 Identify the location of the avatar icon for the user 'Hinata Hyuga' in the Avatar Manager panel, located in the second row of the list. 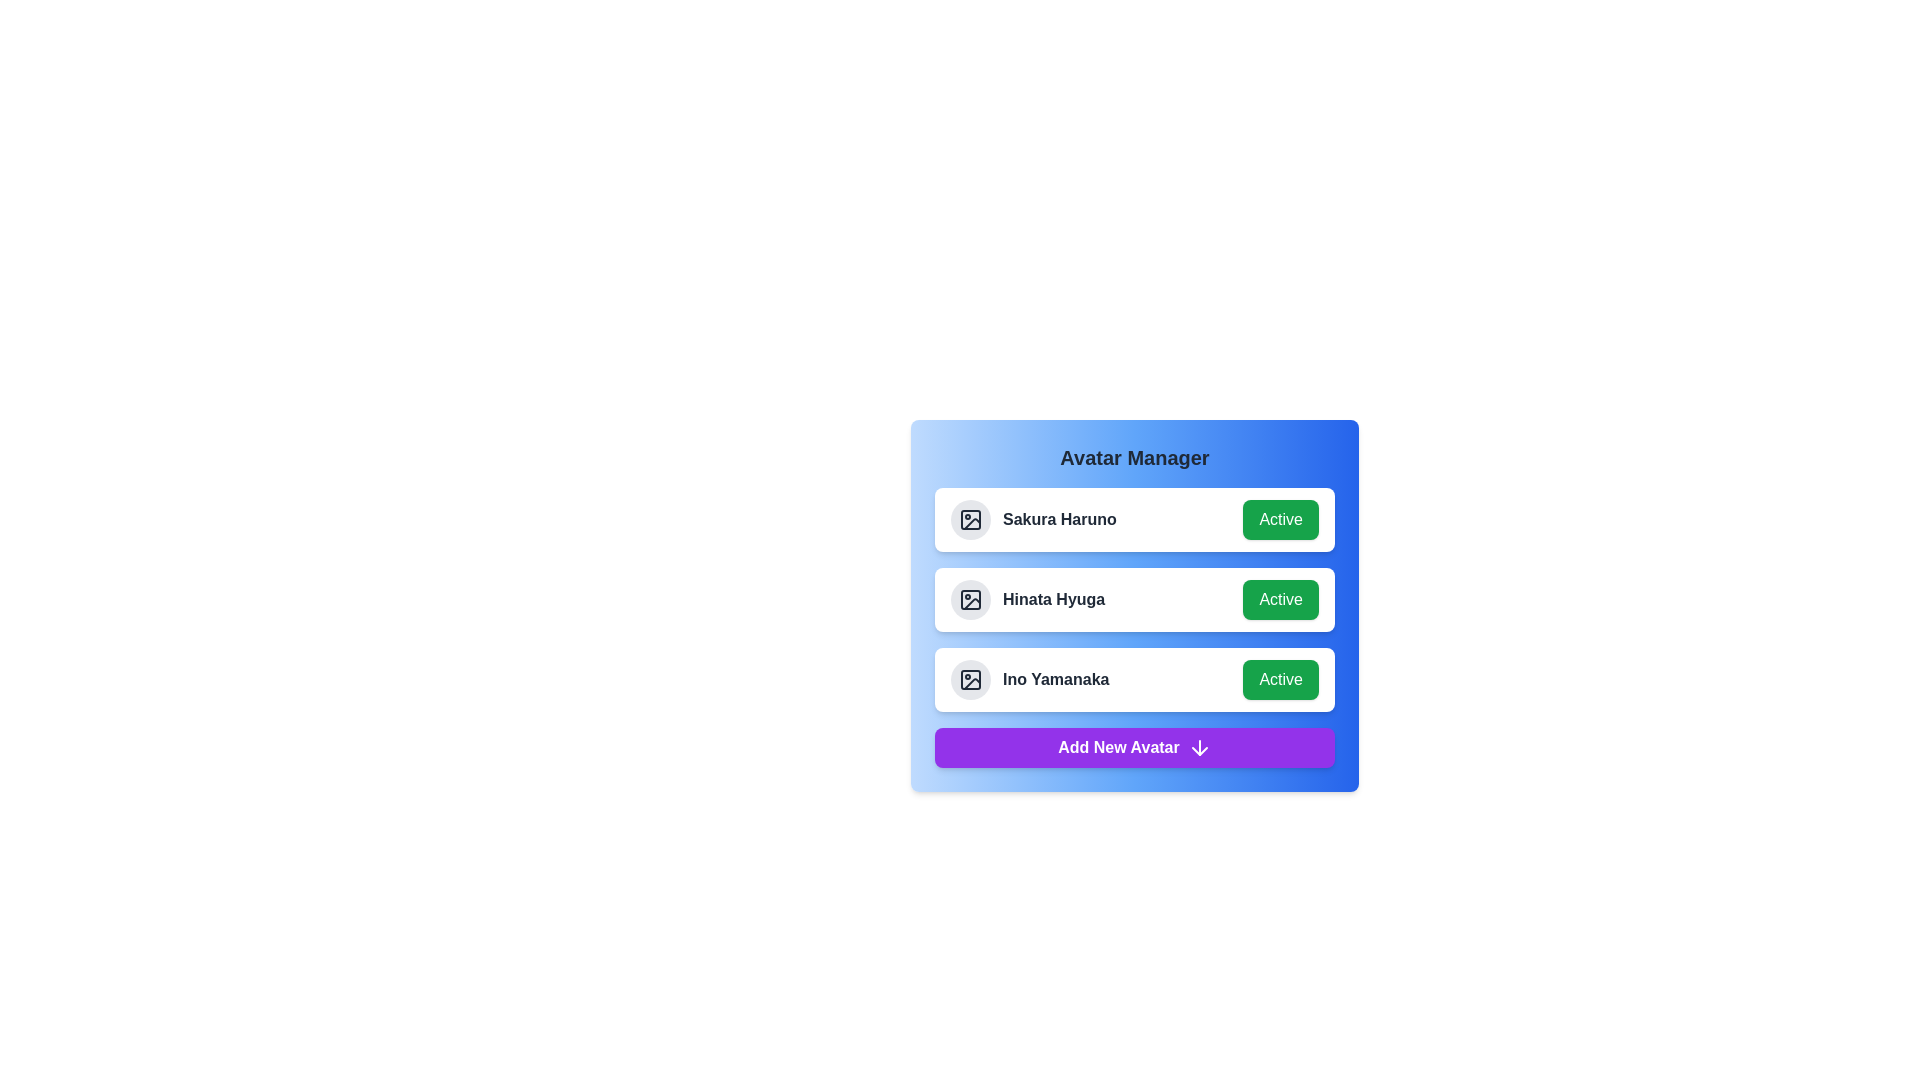
(970, 599).